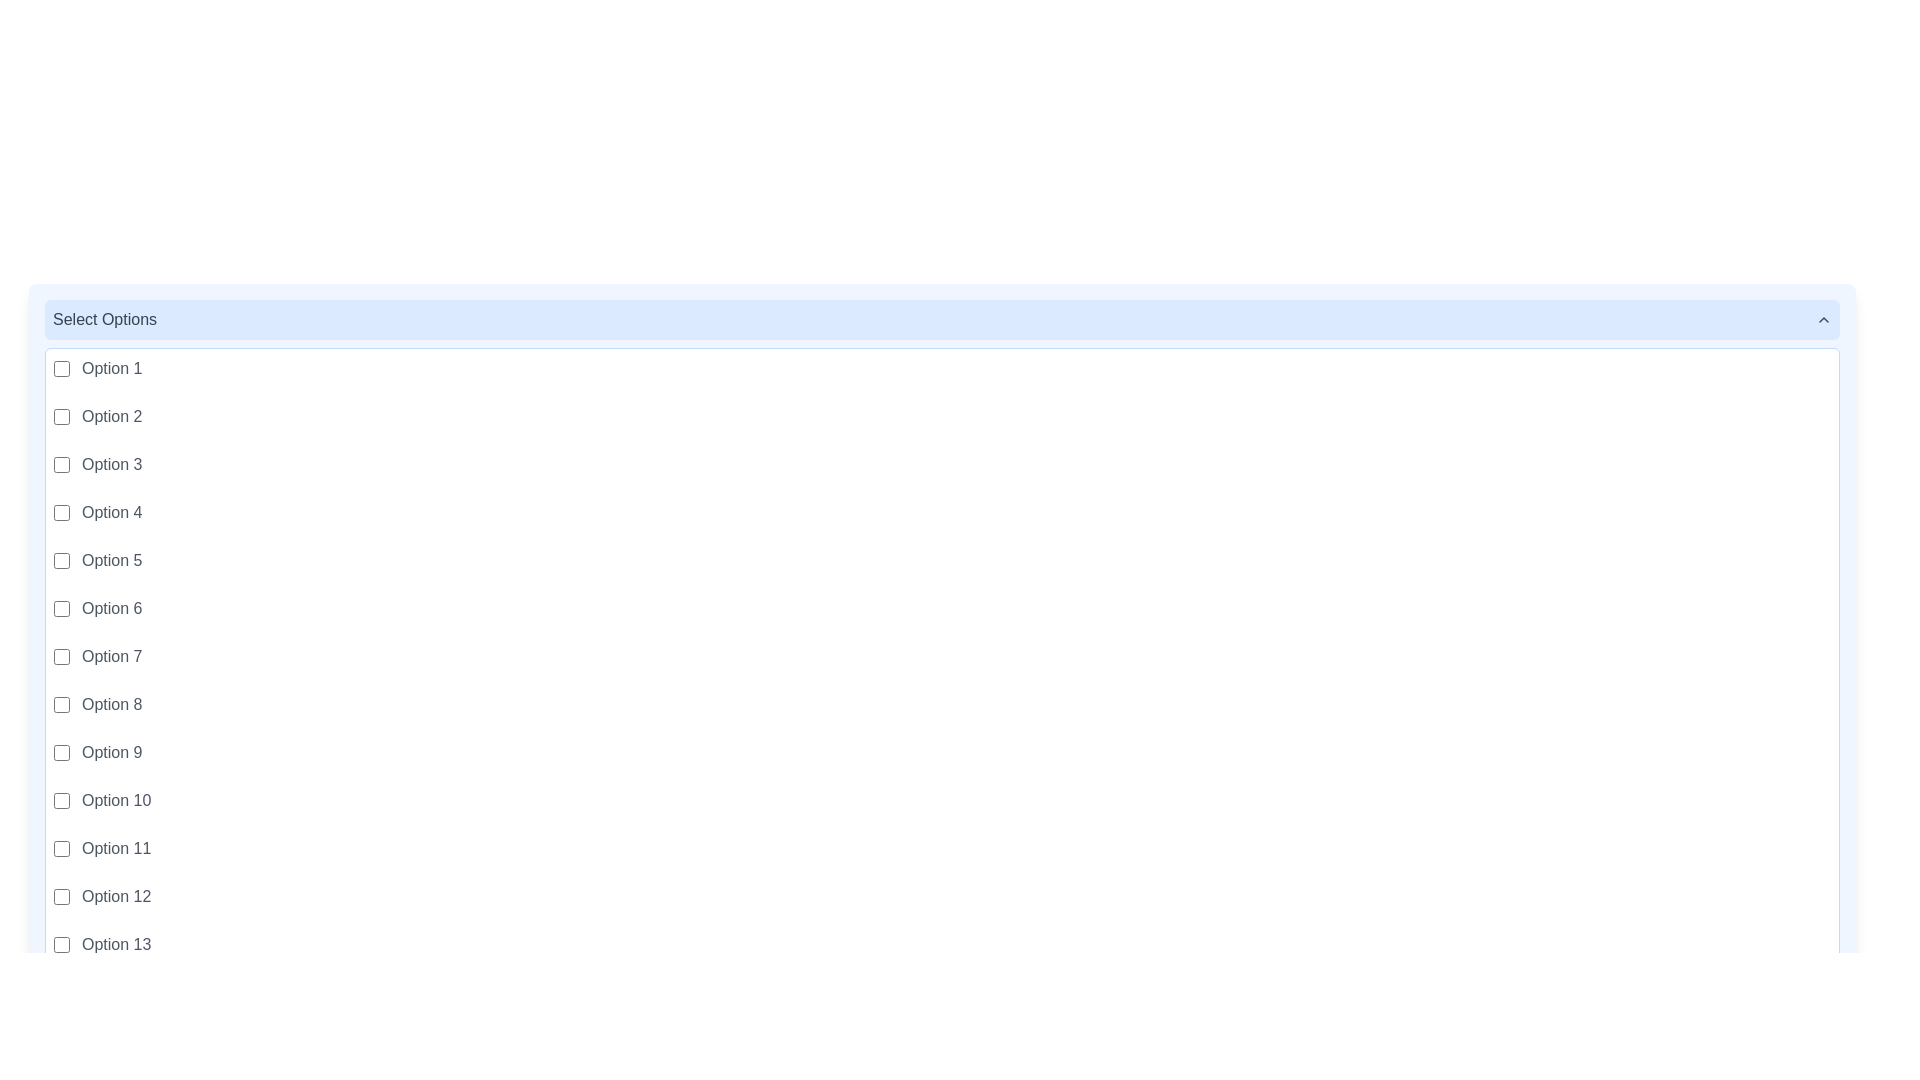  Describe the element at coordinates (111, 752) in the screenshot. I see `the text label displaying 'Option 9' styled in gray color, which is the ninth option in a list of similar elements` at that location.